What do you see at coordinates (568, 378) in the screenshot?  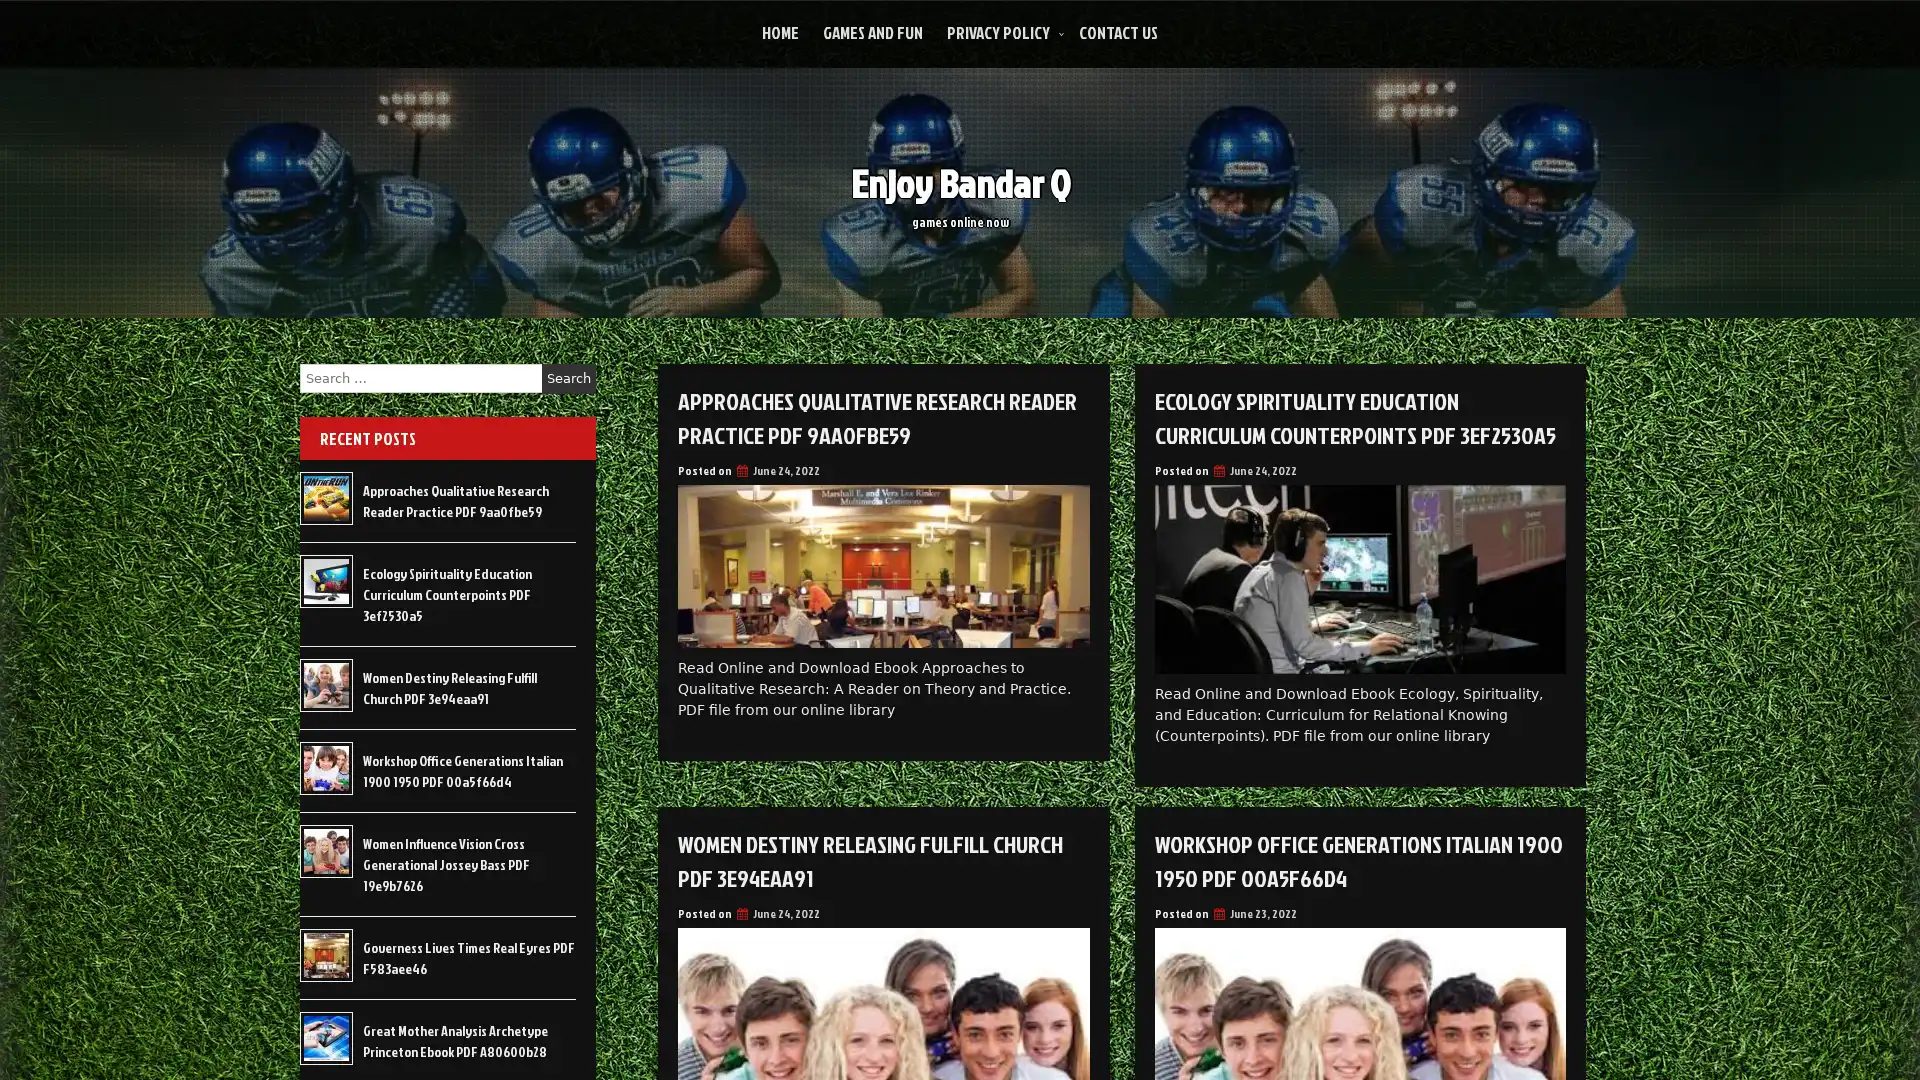 I see `Search` at bounding box center [568, 378].